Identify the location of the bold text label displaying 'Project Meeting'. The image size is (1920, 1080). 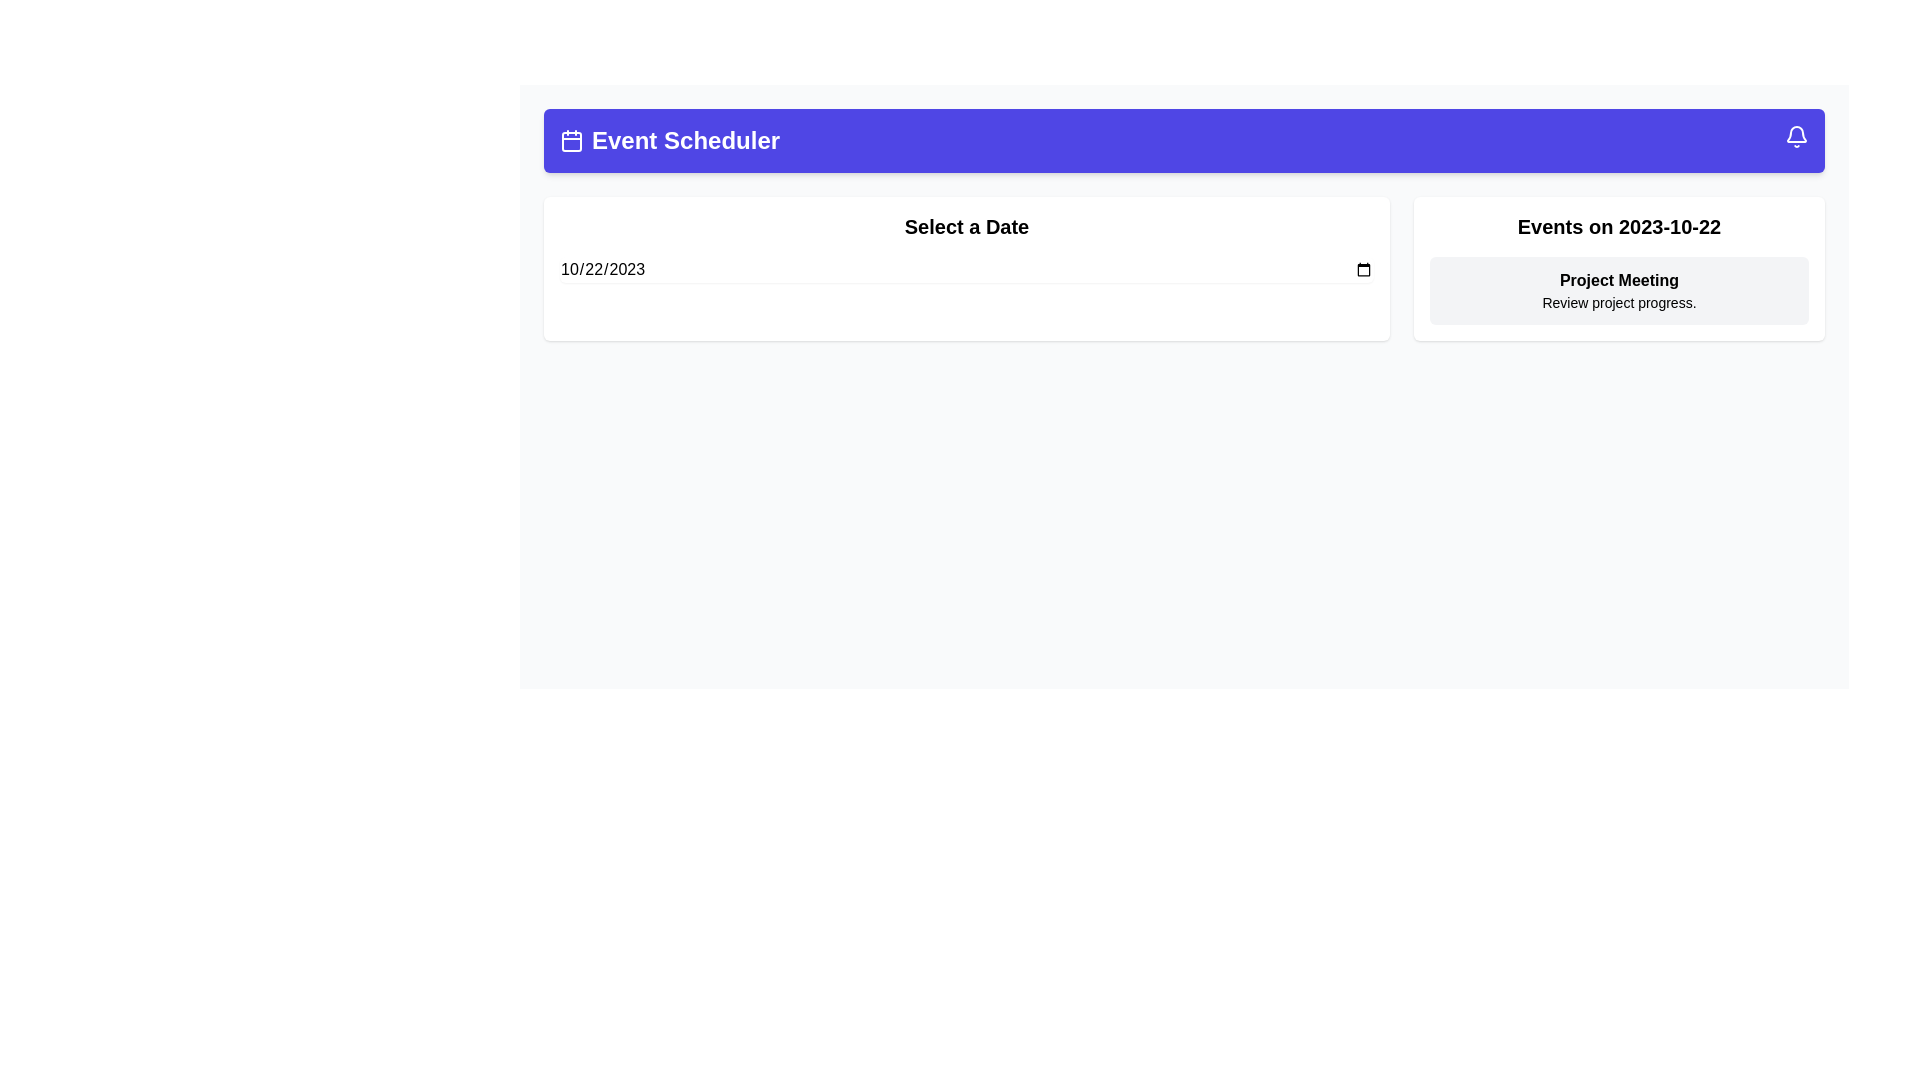
(1619, 281).